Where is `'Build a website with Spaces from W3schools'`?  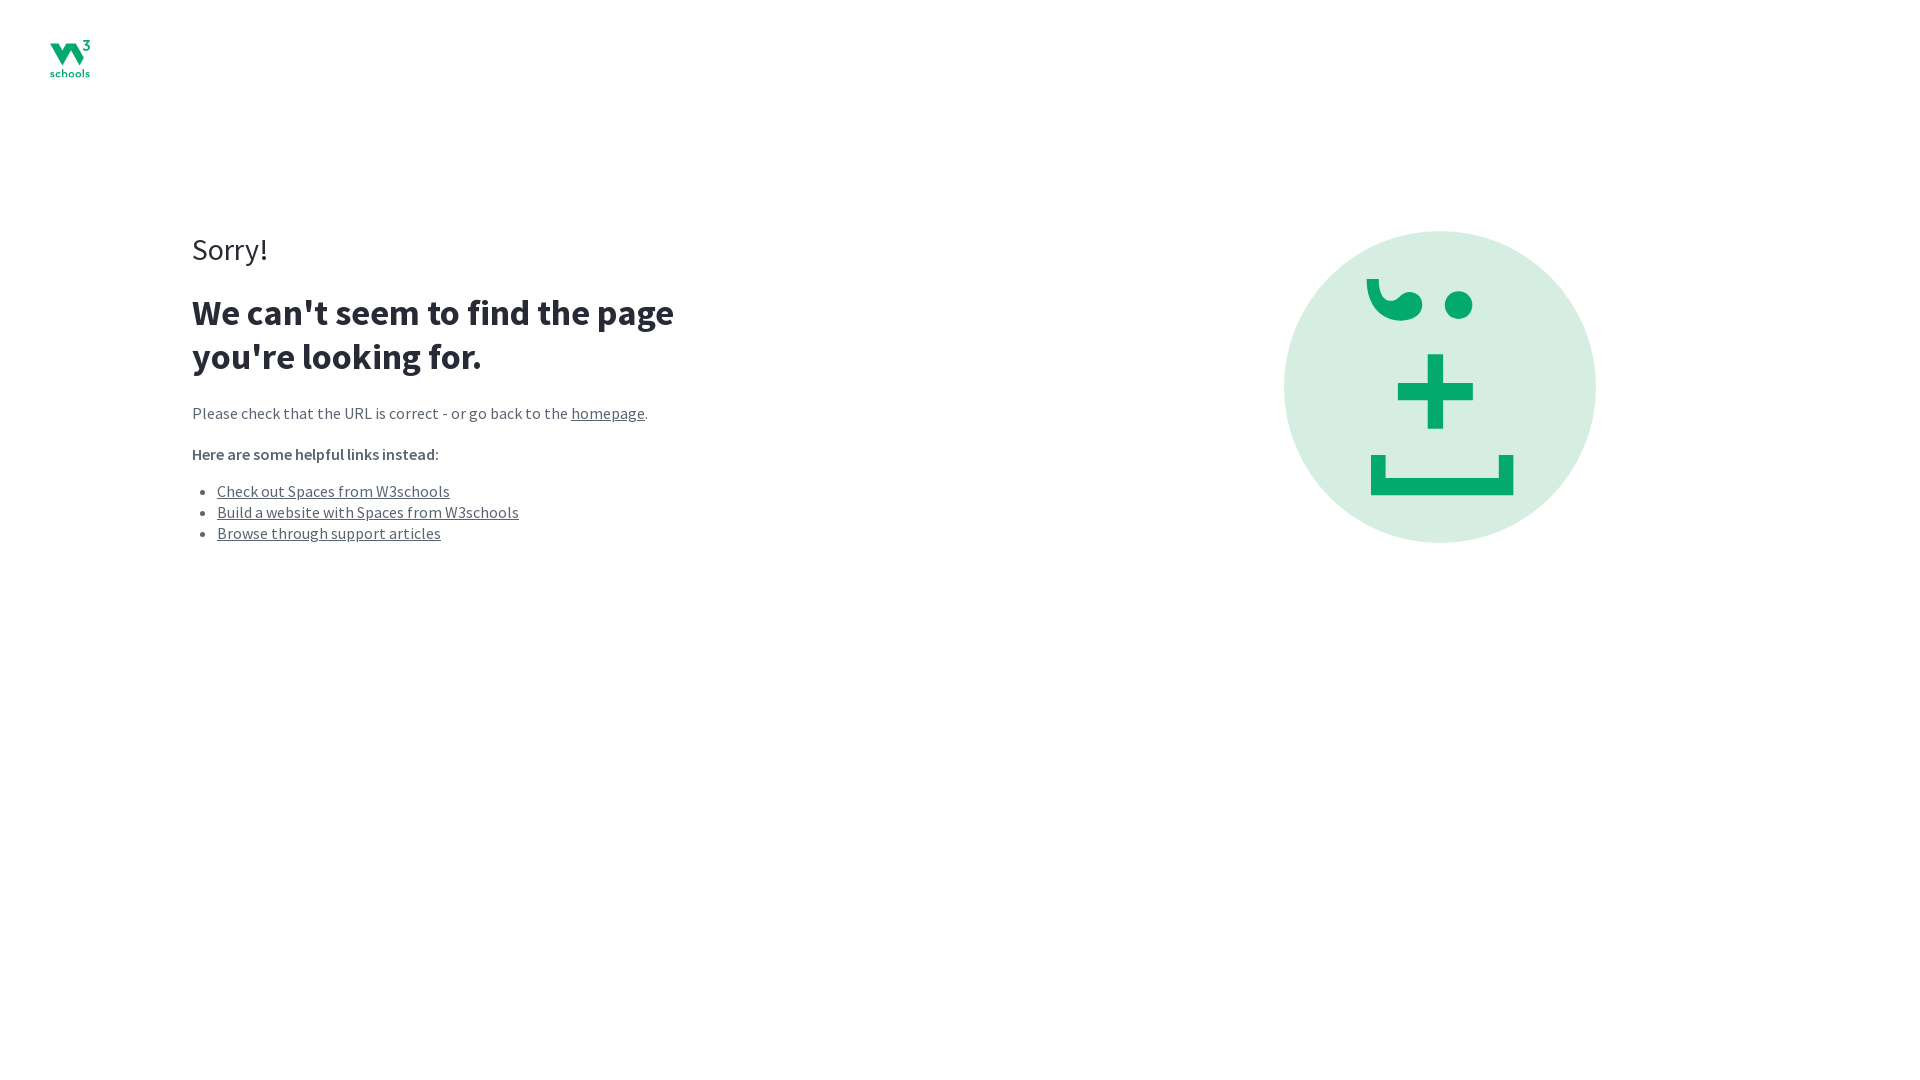
'Build a website with Spaces from W3schools' is located at coordinates (368, 511).